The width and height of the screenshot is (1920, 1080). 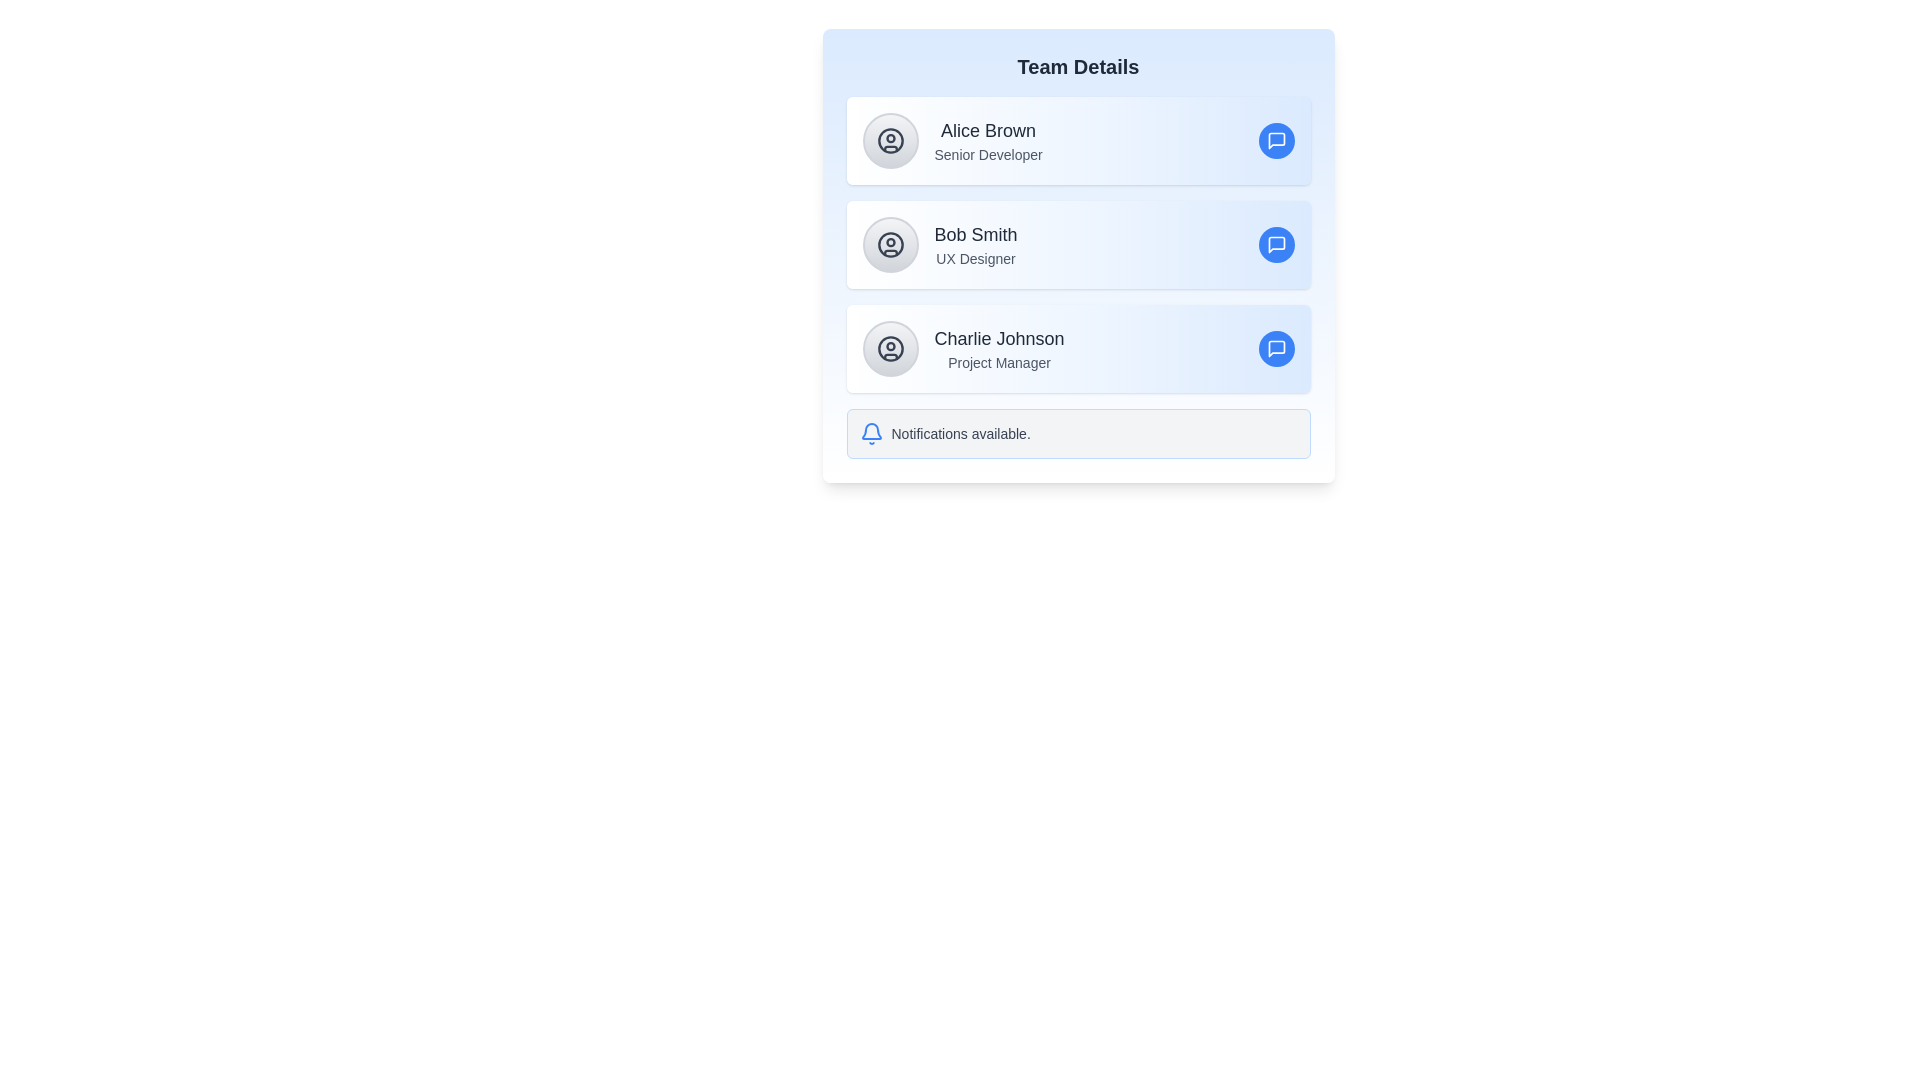 What do you see at coordinates (1275, 140) in the screenshot?
I see `the chat icon associated with 'Alice Brown'` at bounding box center [1275, 140].